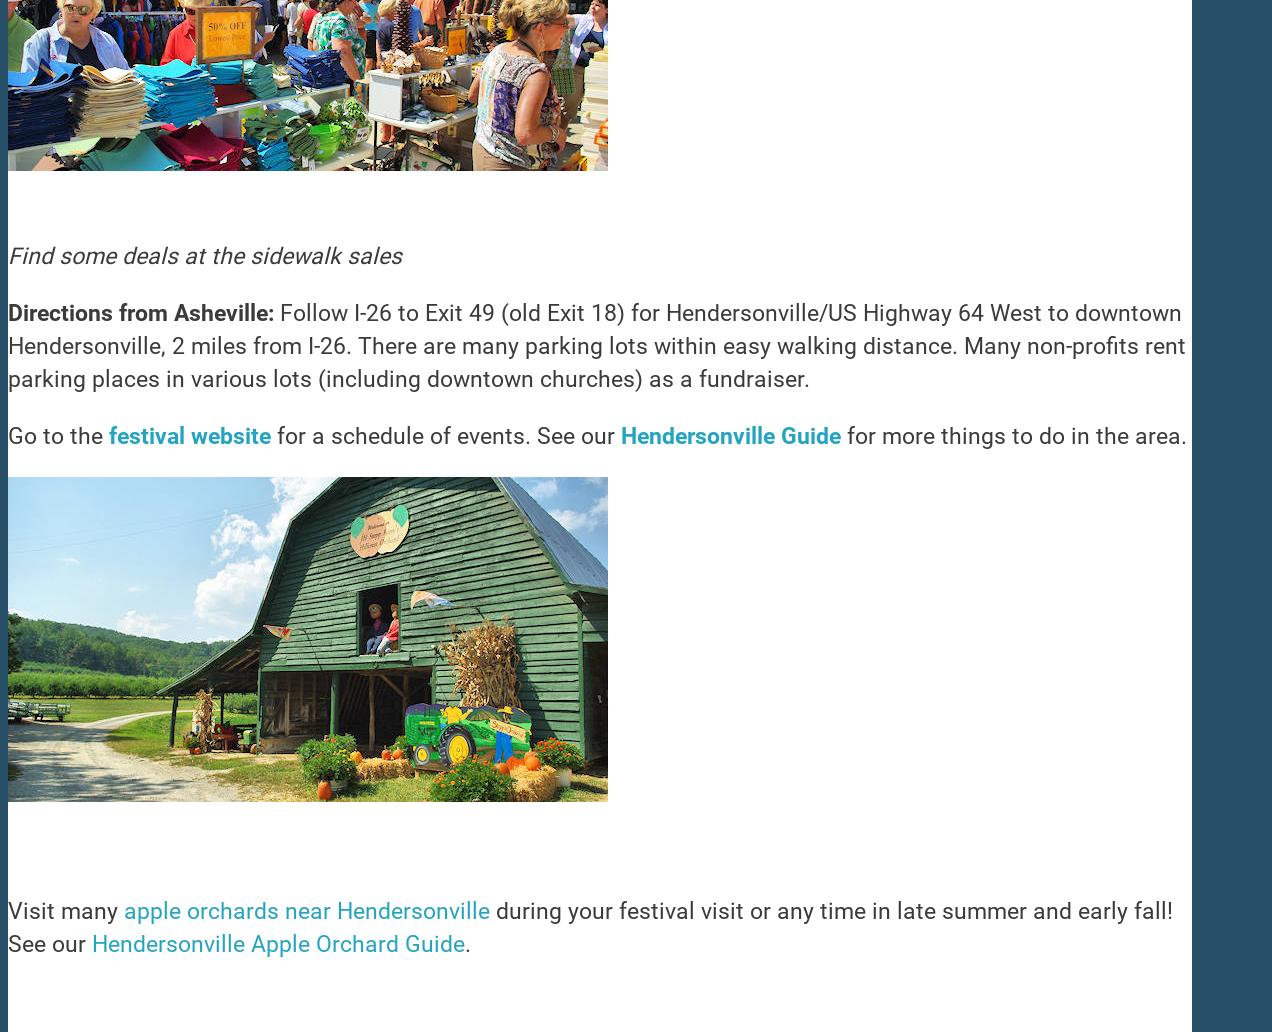 This screenshot has height=1032, width=1272. I want to click on 'Hendersonville Apple Orchard Guide', so click(91, 943).